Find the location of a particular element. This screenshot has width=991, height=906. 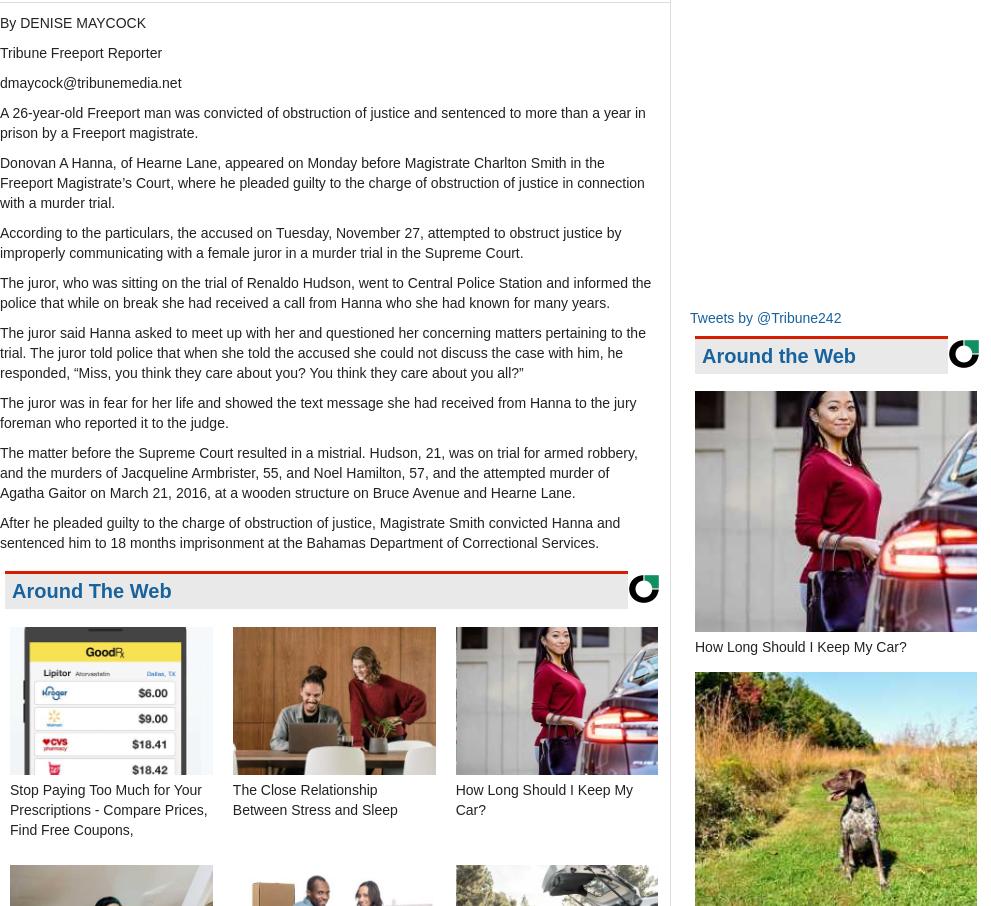

'According to the particulars, the accused on Tuesday, November 27, attempted to obstruct justice by improperly communicating with a female juror in a murder trial in the Supreme Court.' is located at coordinates (0, 242).